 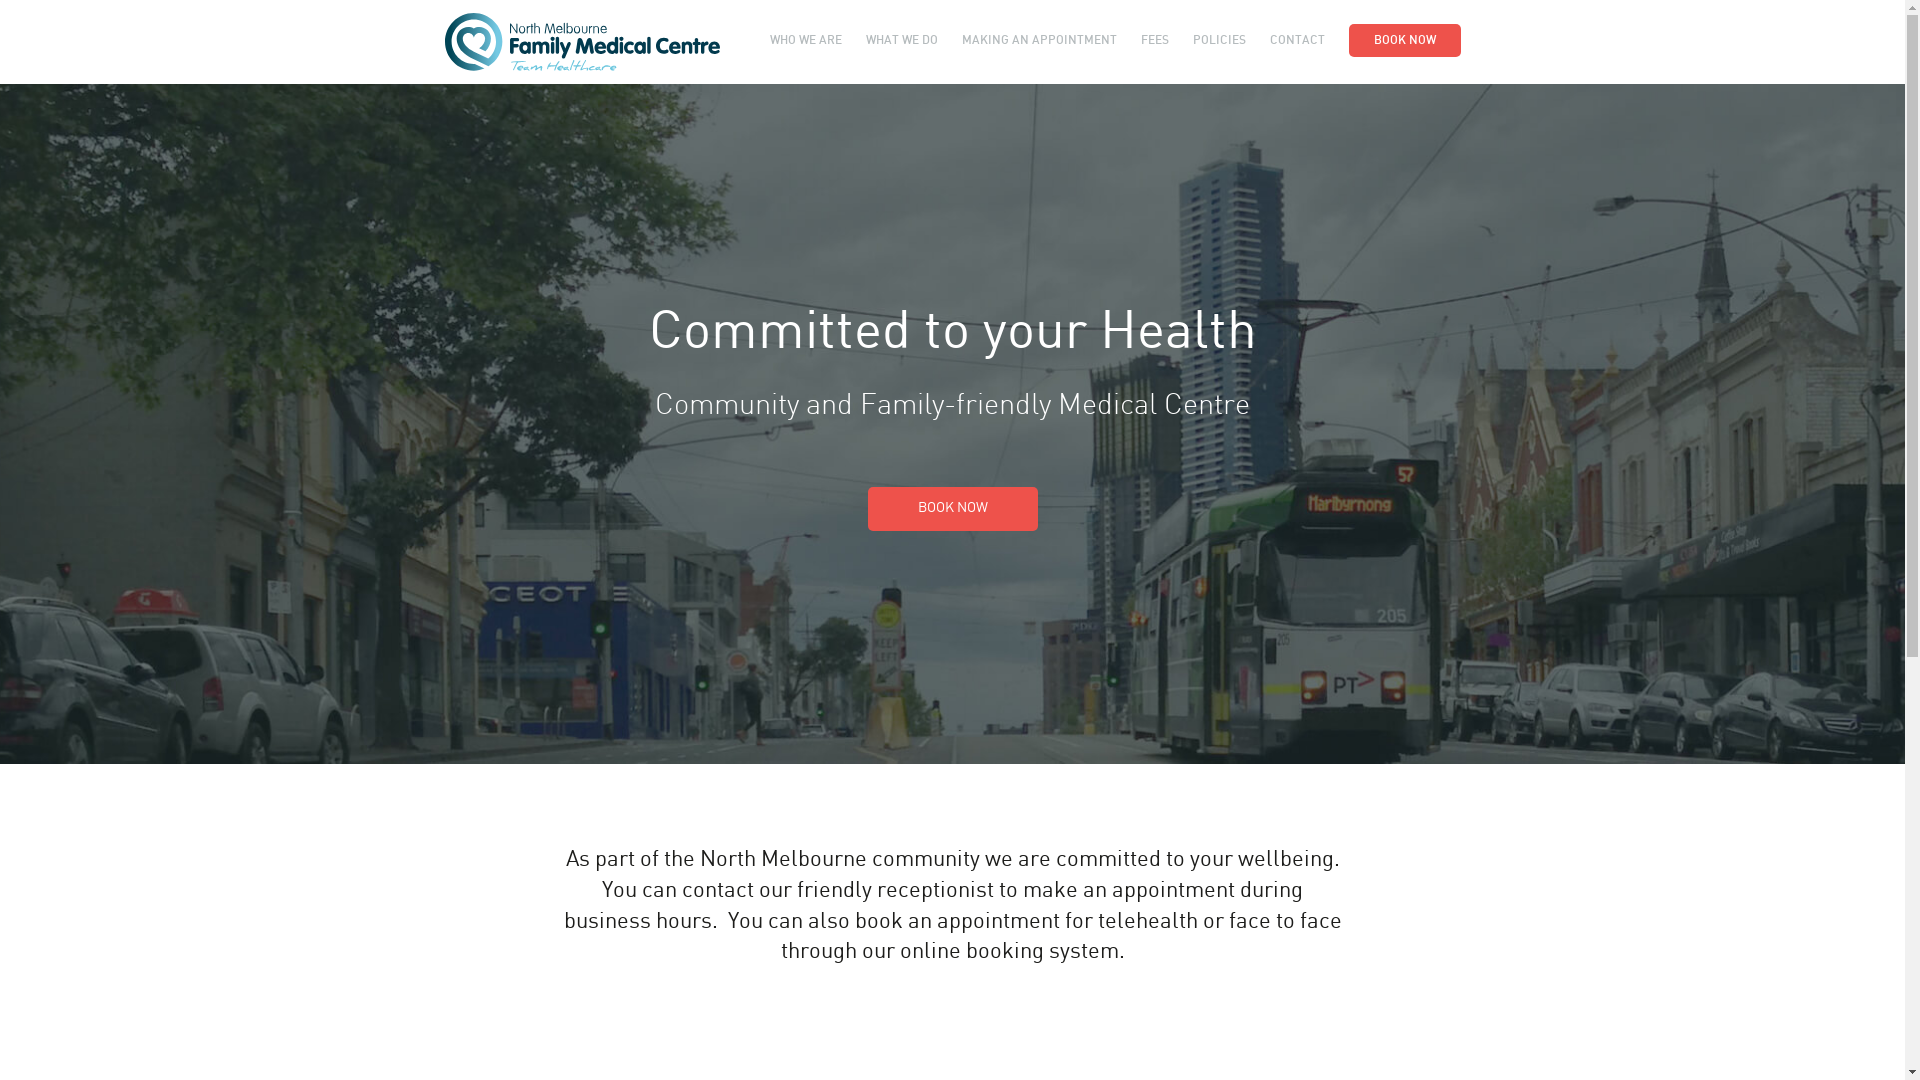 What do you see at coordinates (806, 39) in the screenshot?
I see `'WHO WE ARE'` at bounding box center [806, 39].